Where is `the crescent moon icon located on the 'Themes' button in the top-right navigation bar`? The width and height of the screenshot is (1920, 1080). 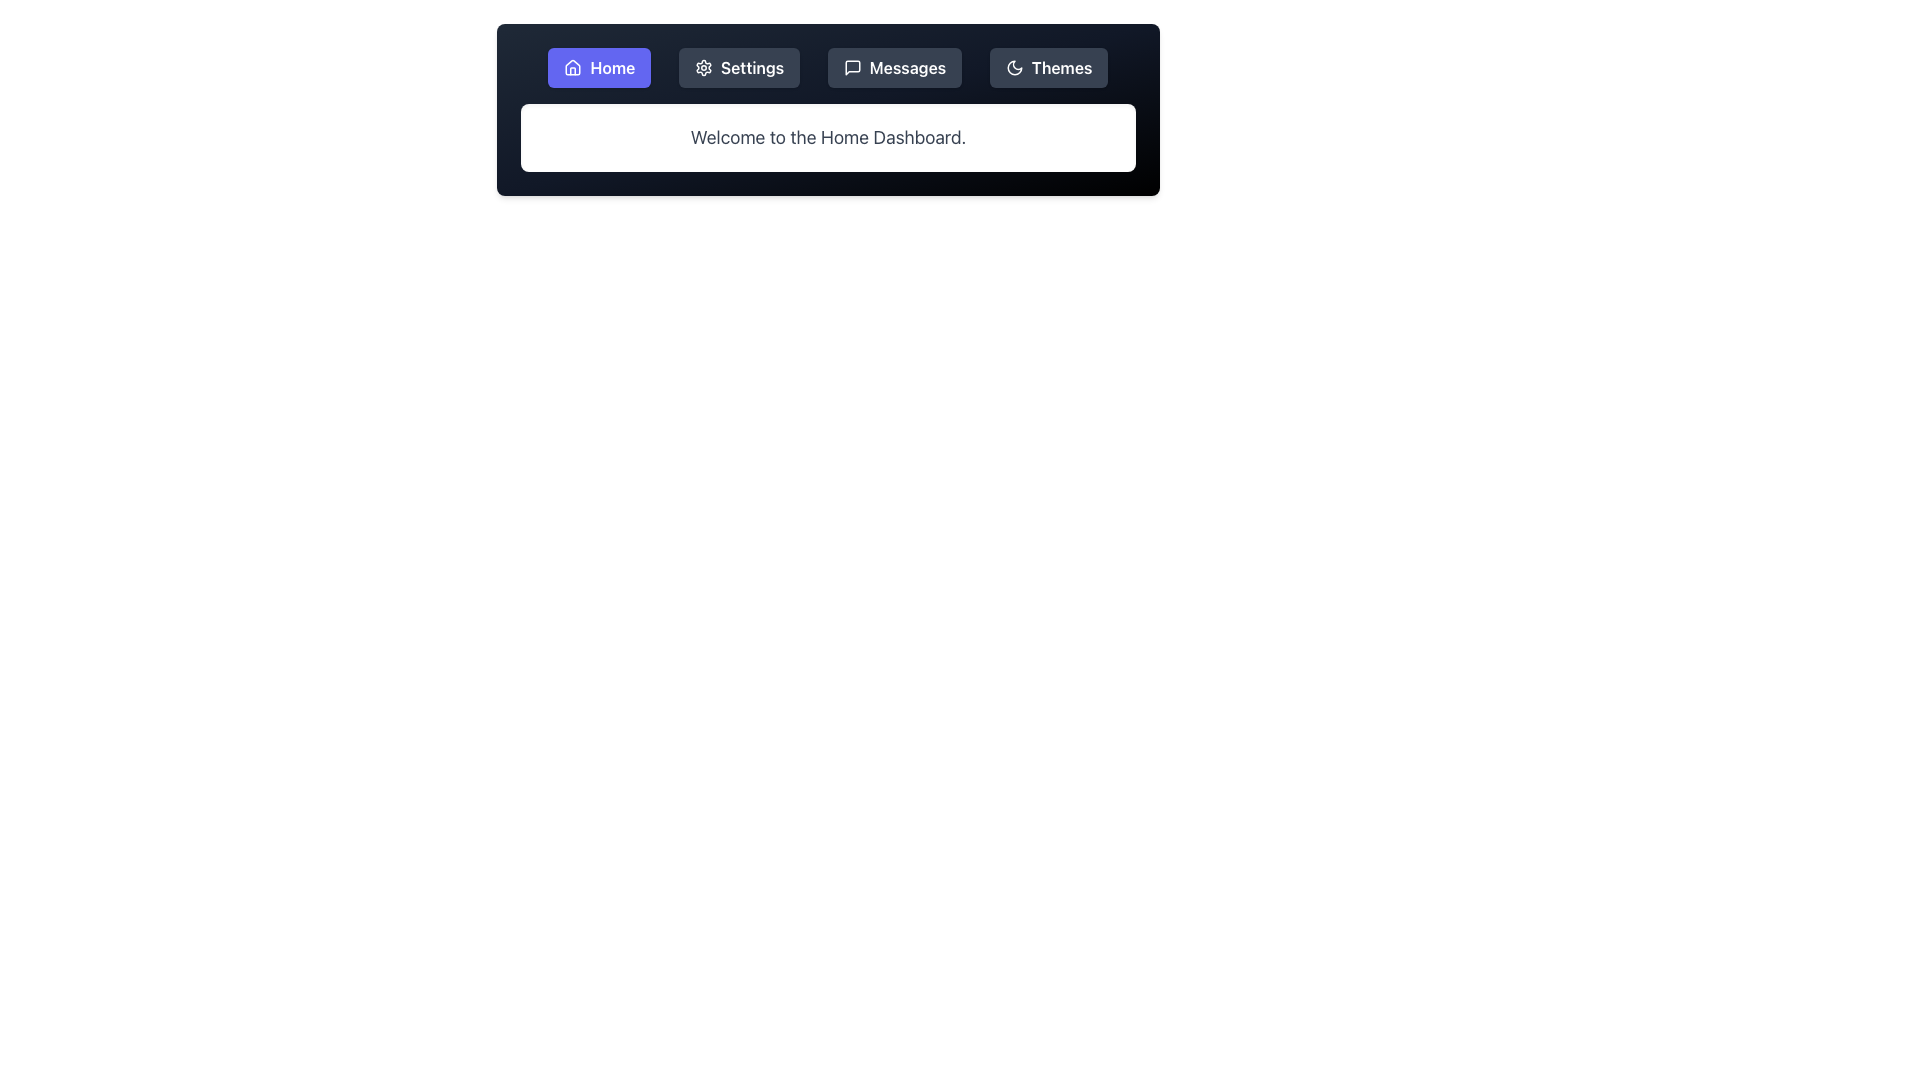 the crescent moon icon located on the 'Themes' button in the top-right navigation bar is located at coordinates (1014, 67).